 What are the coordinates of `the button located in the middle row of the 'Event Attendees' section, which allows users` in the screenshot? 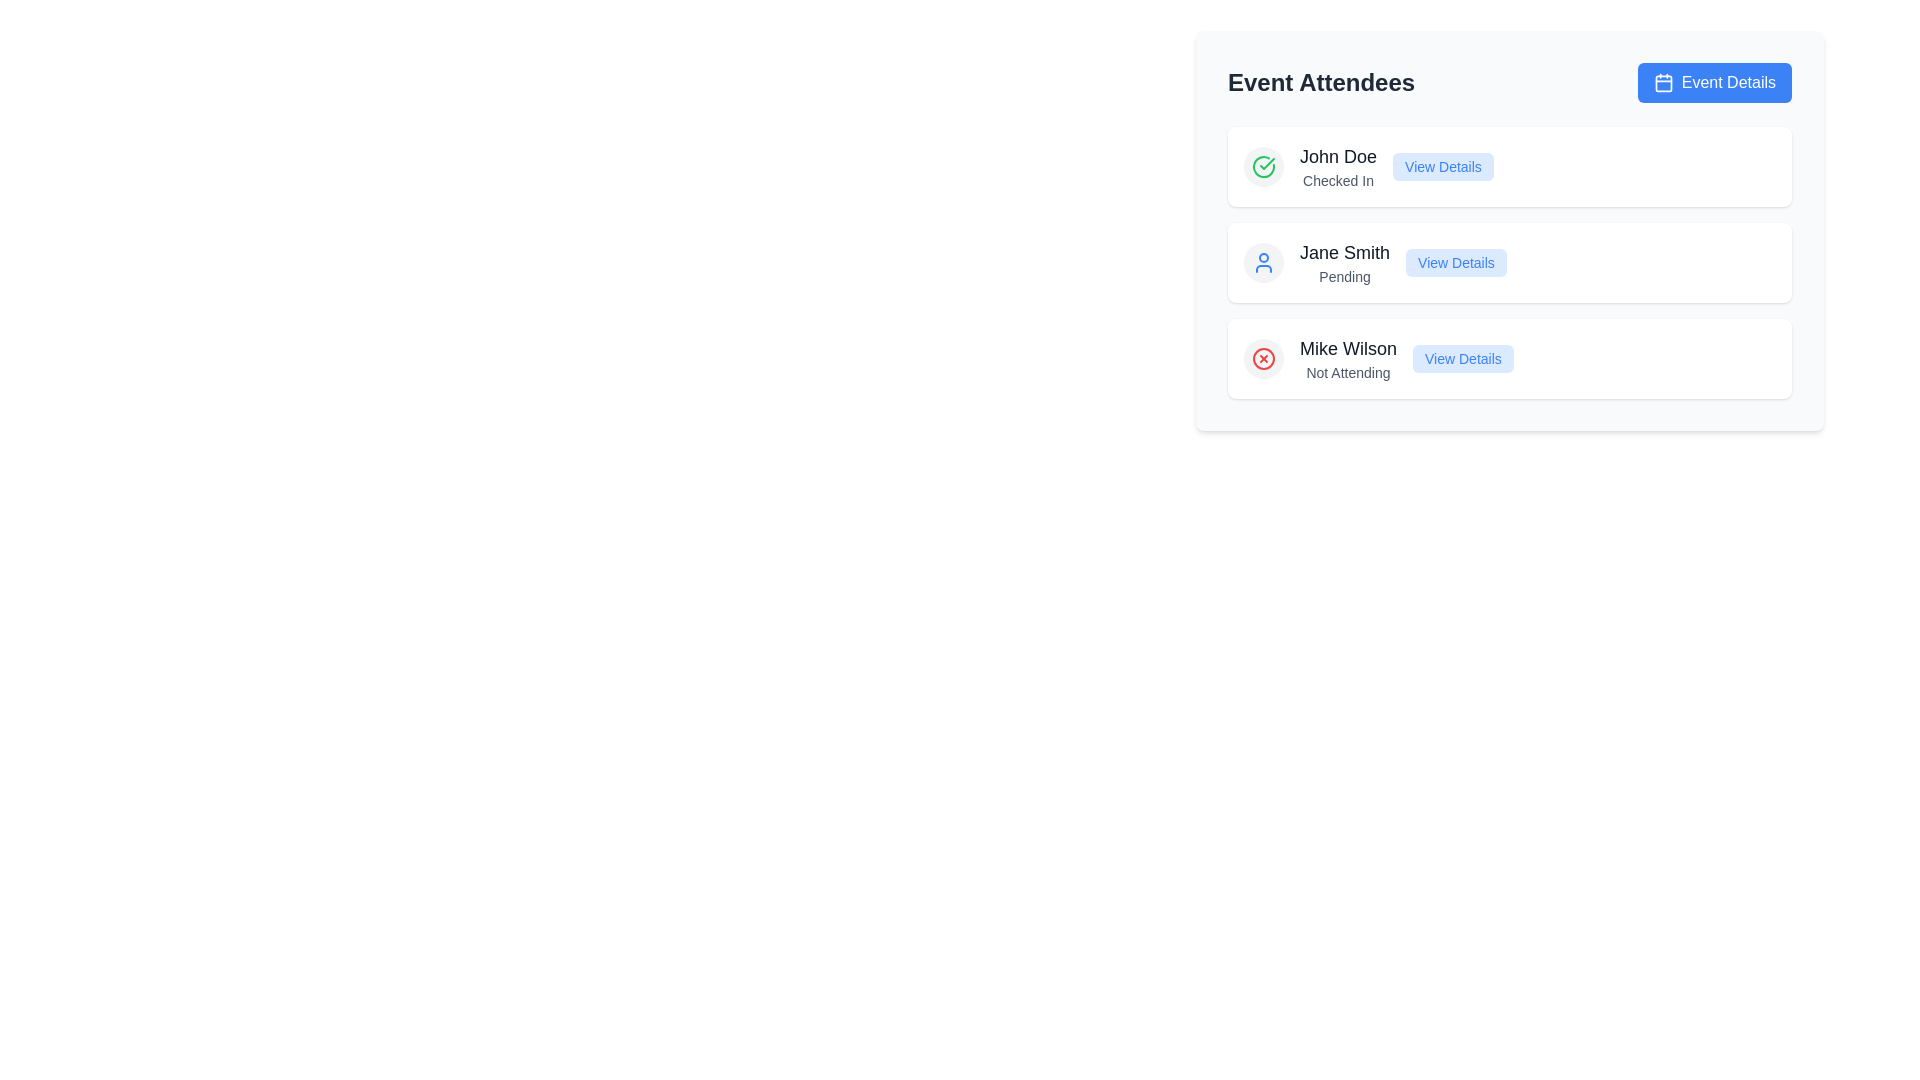 It's located at (1456, 261).